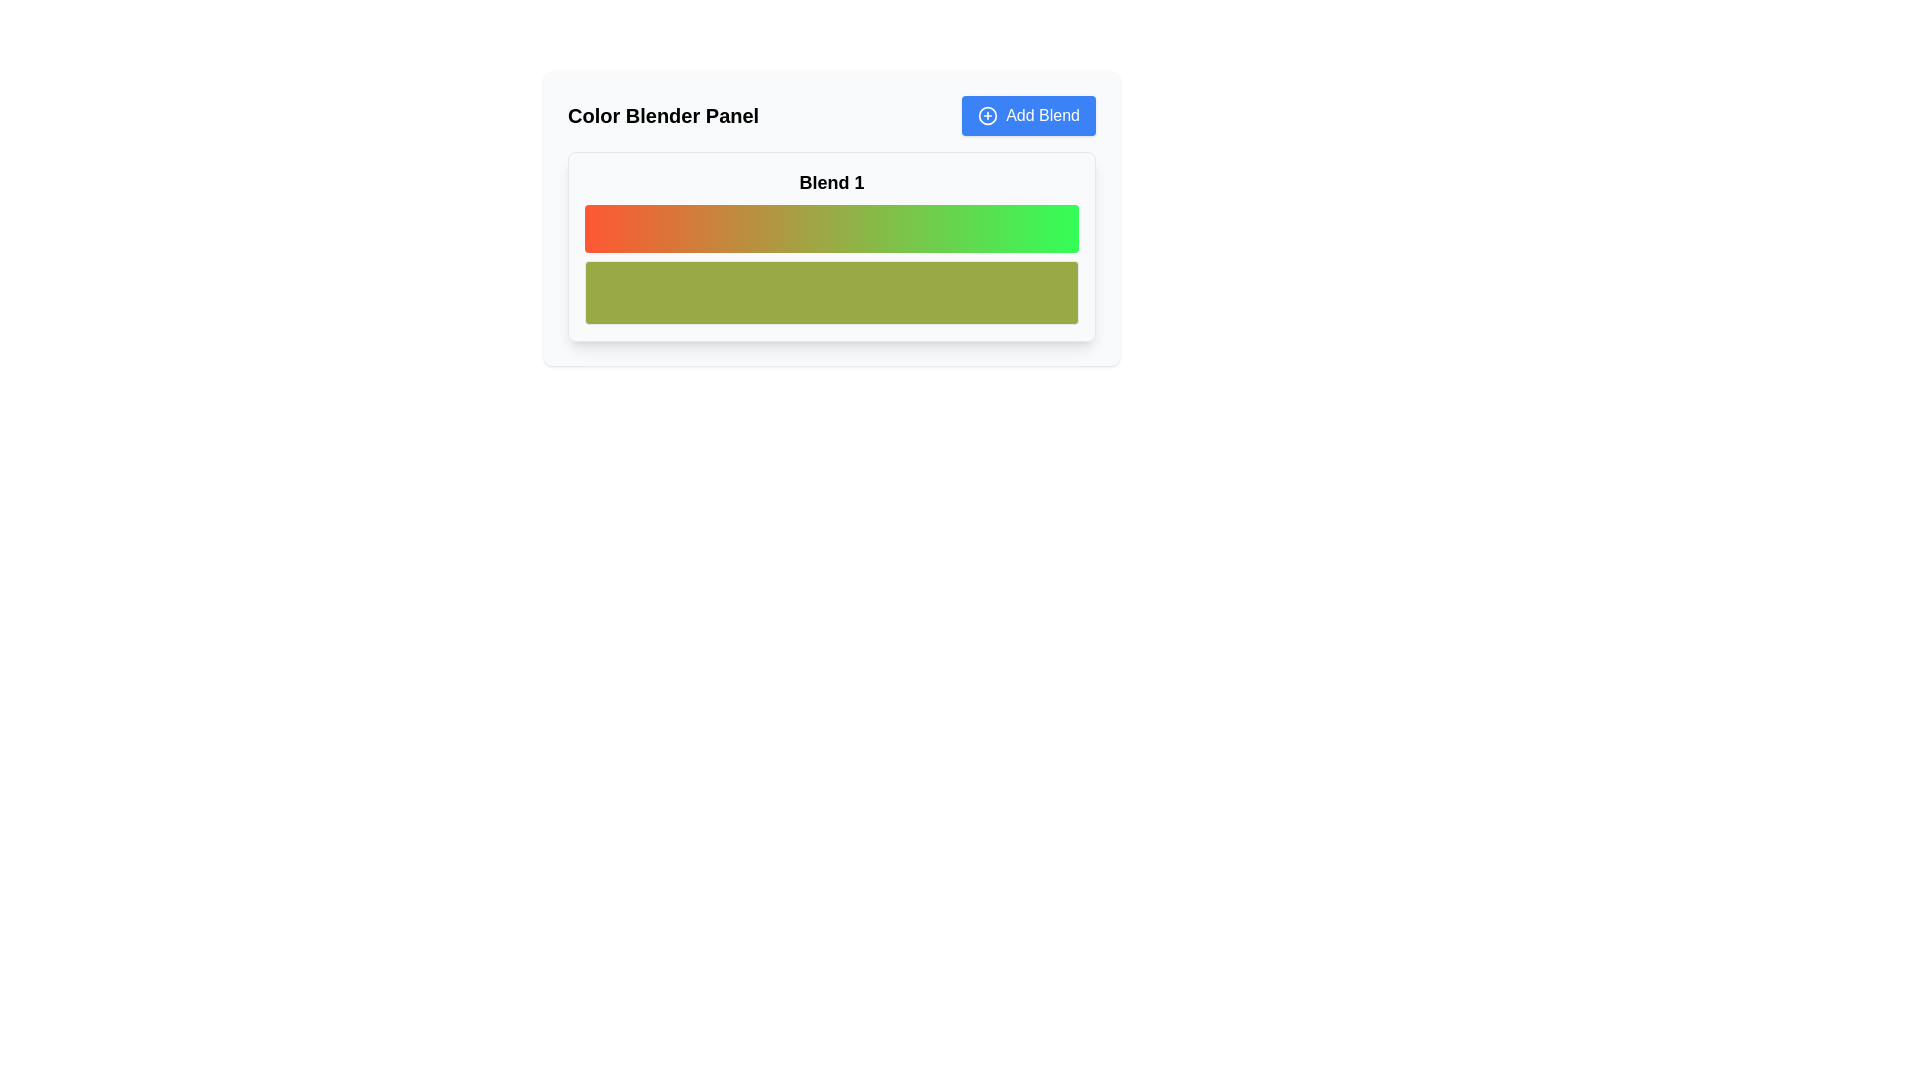 This screenshot has height=1080, width=1920. I want to click on the SVG Circle component that is part of the icon representing the action, so click(988, 115).